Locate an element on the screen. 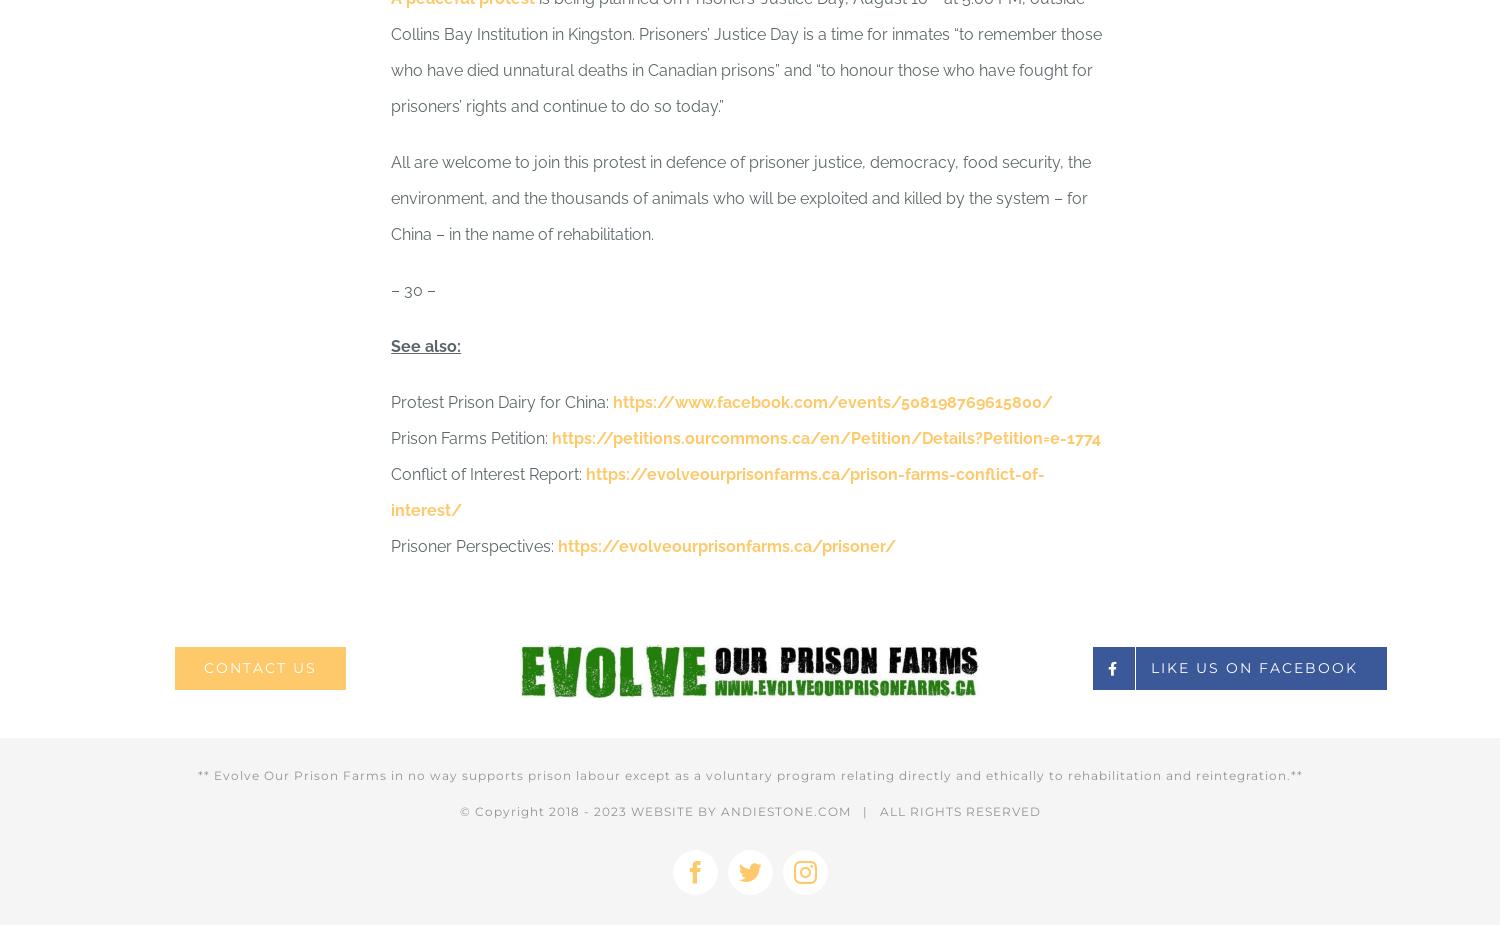 The height and width of the screenshot is (925, 1500). 'See also:' is located at coordinates (391, 345).